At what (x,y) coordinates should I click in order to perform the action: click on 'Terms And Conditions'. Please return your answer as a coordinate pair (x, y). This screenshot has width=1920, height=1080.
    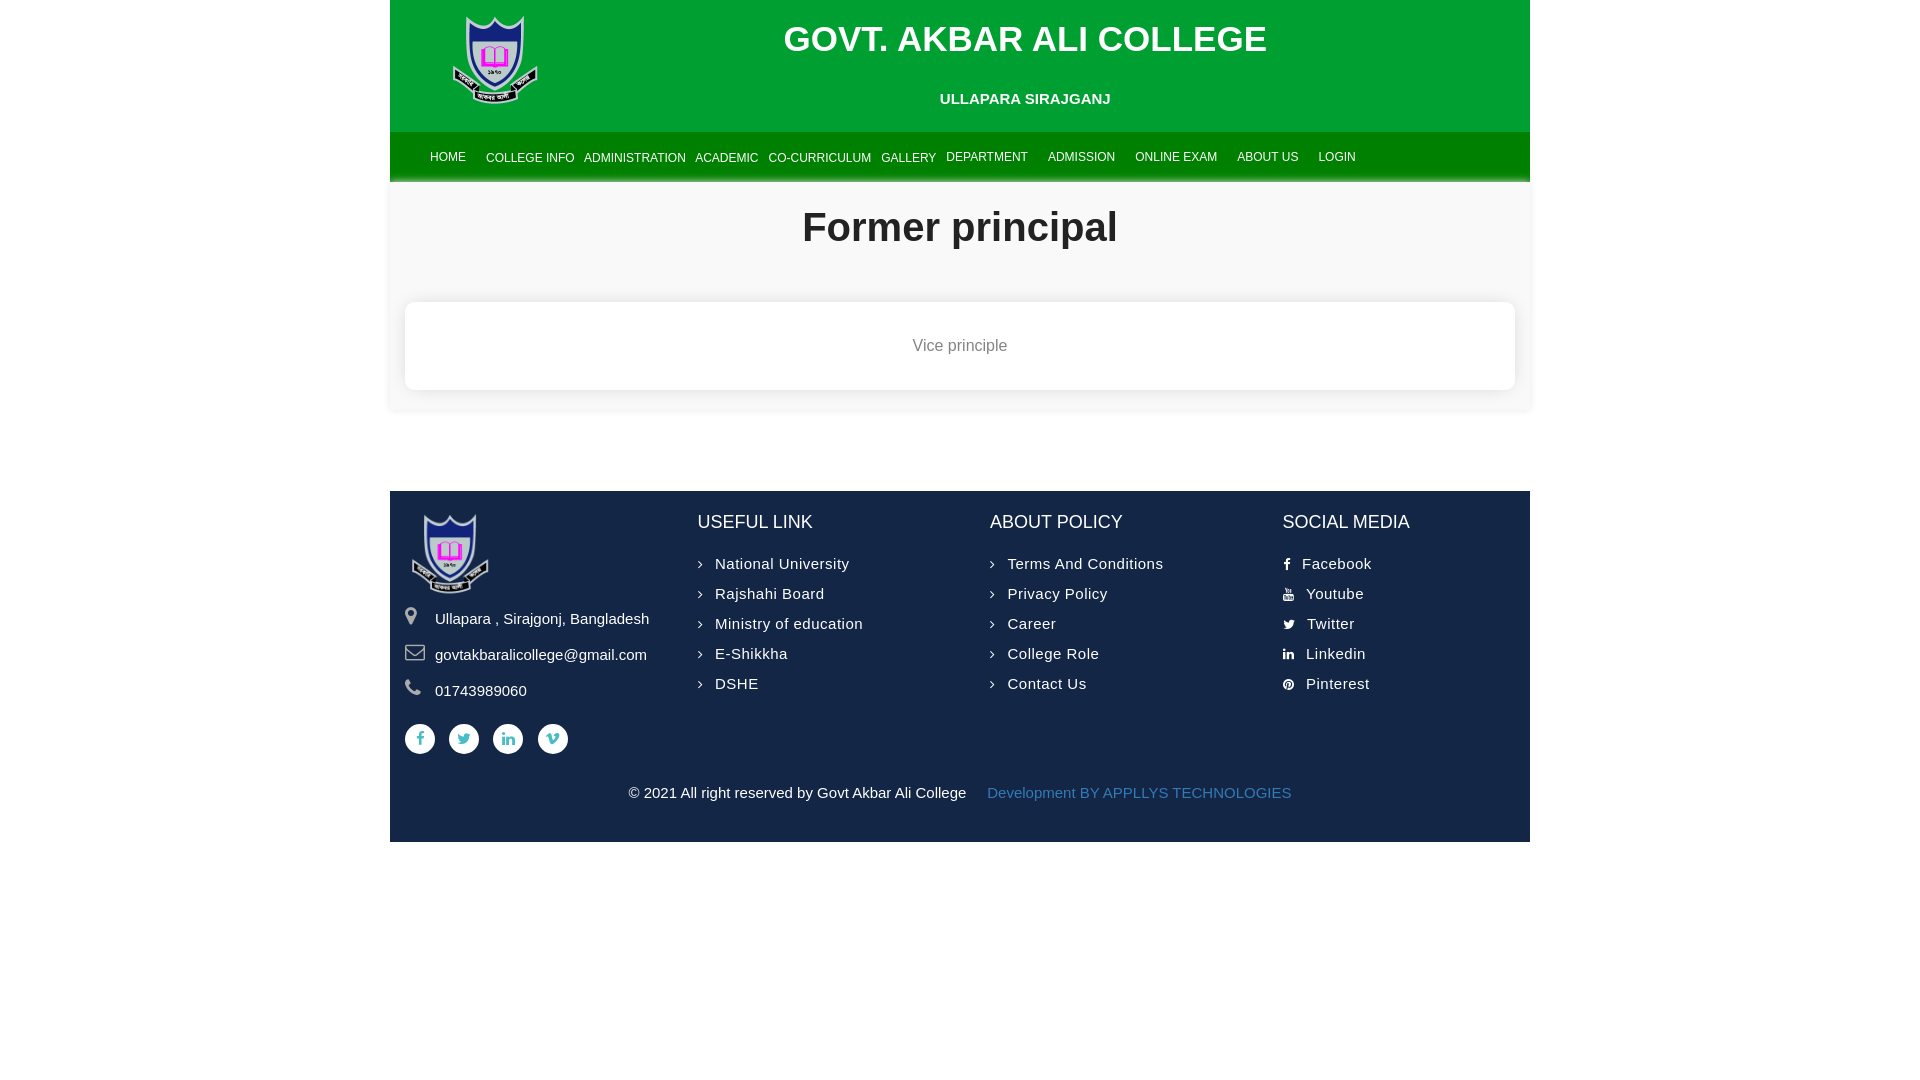
    Looking at the image, I should click on (1075, 563).